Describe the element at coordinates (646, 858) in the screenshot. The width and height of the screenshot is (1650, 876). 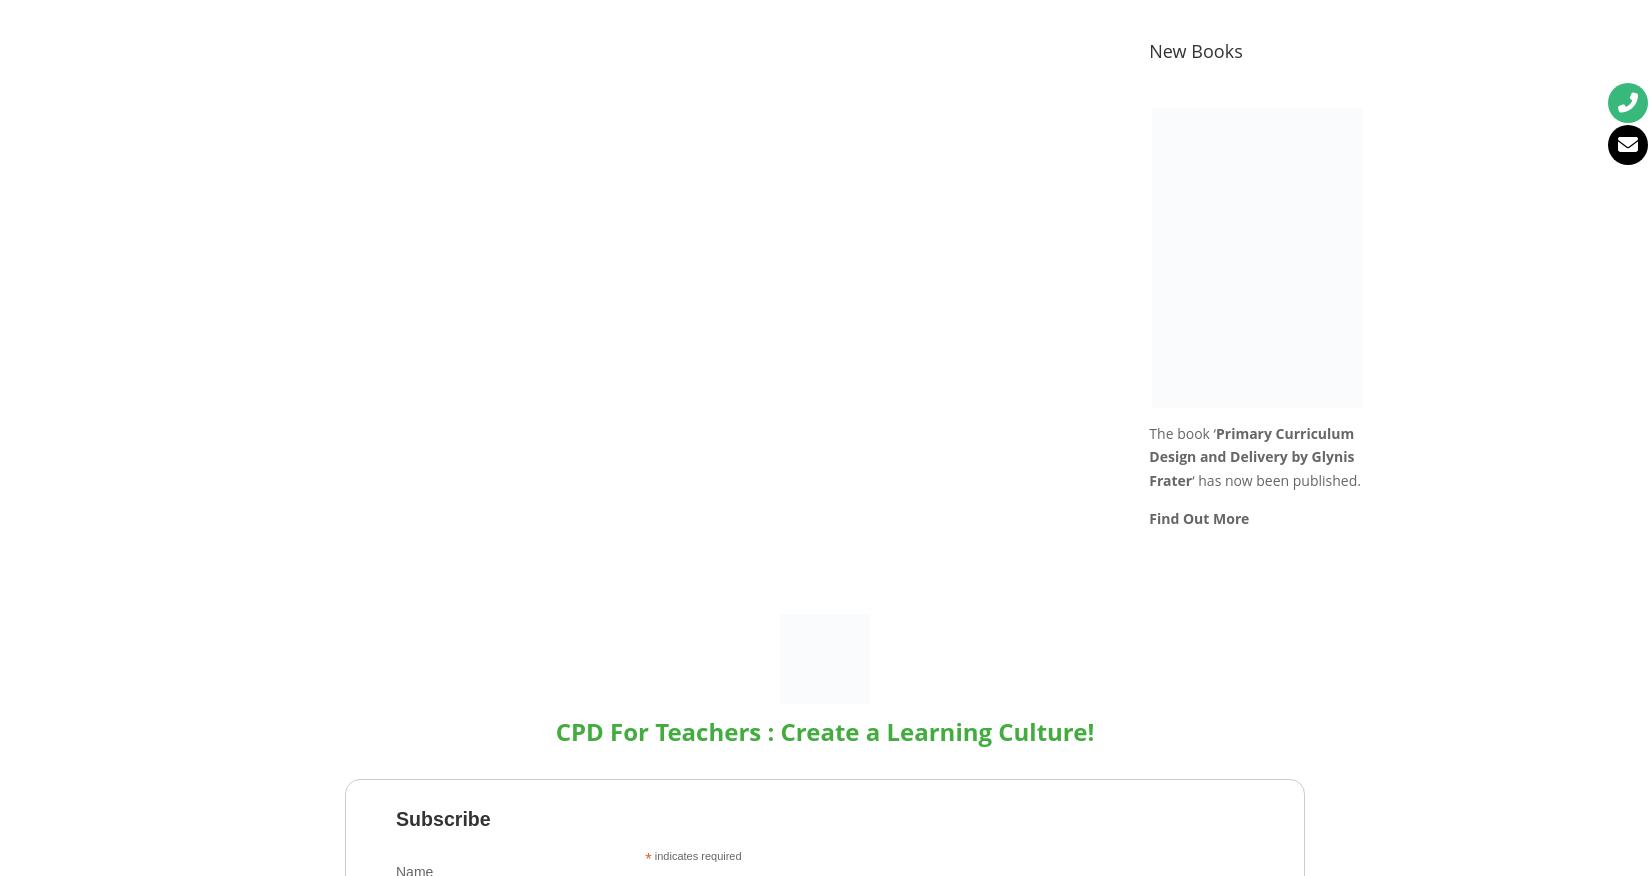
I see `'*'` at that location.